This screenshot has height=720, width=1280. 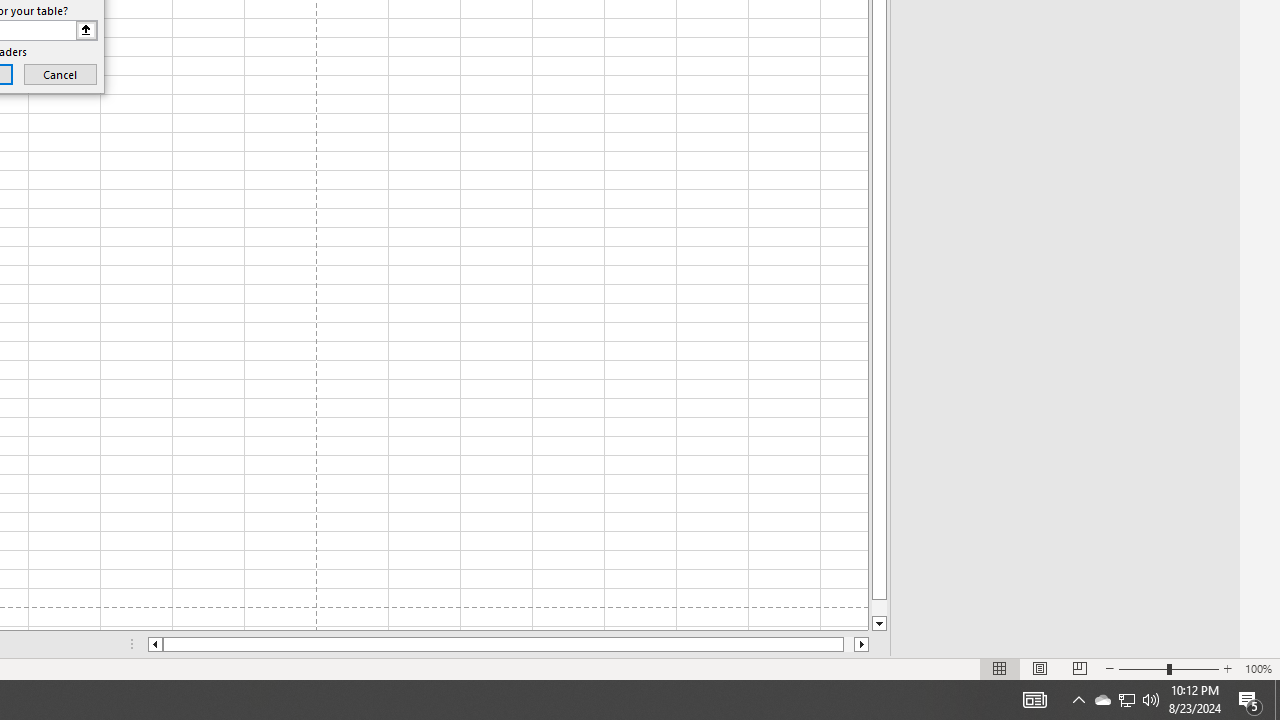 What do you see at coordinates (1078, 669) in the screenshot?
I see `'Page Break Preview'` at bounding box center [1078, 669].